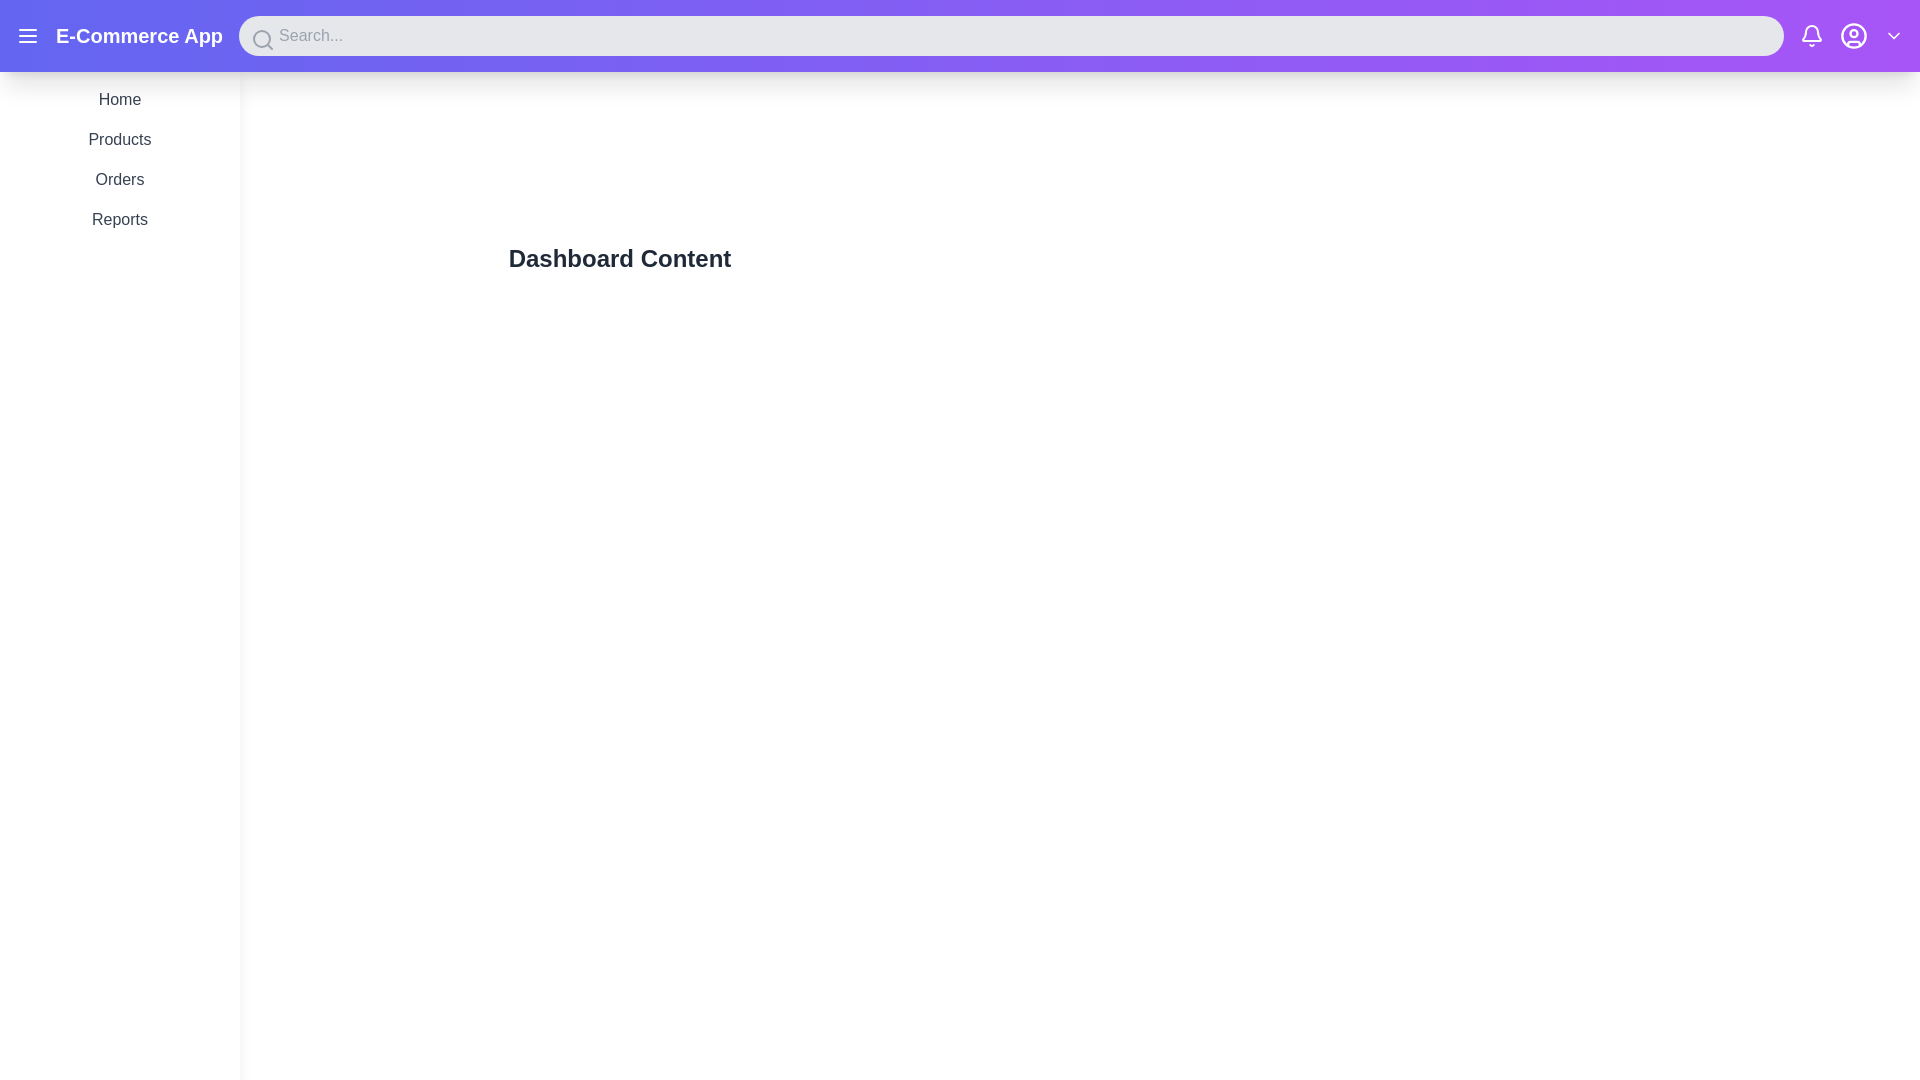  I want to click on the bell-shaped notification icon located in the top-right corner of the header bar, so click(1811, 35).